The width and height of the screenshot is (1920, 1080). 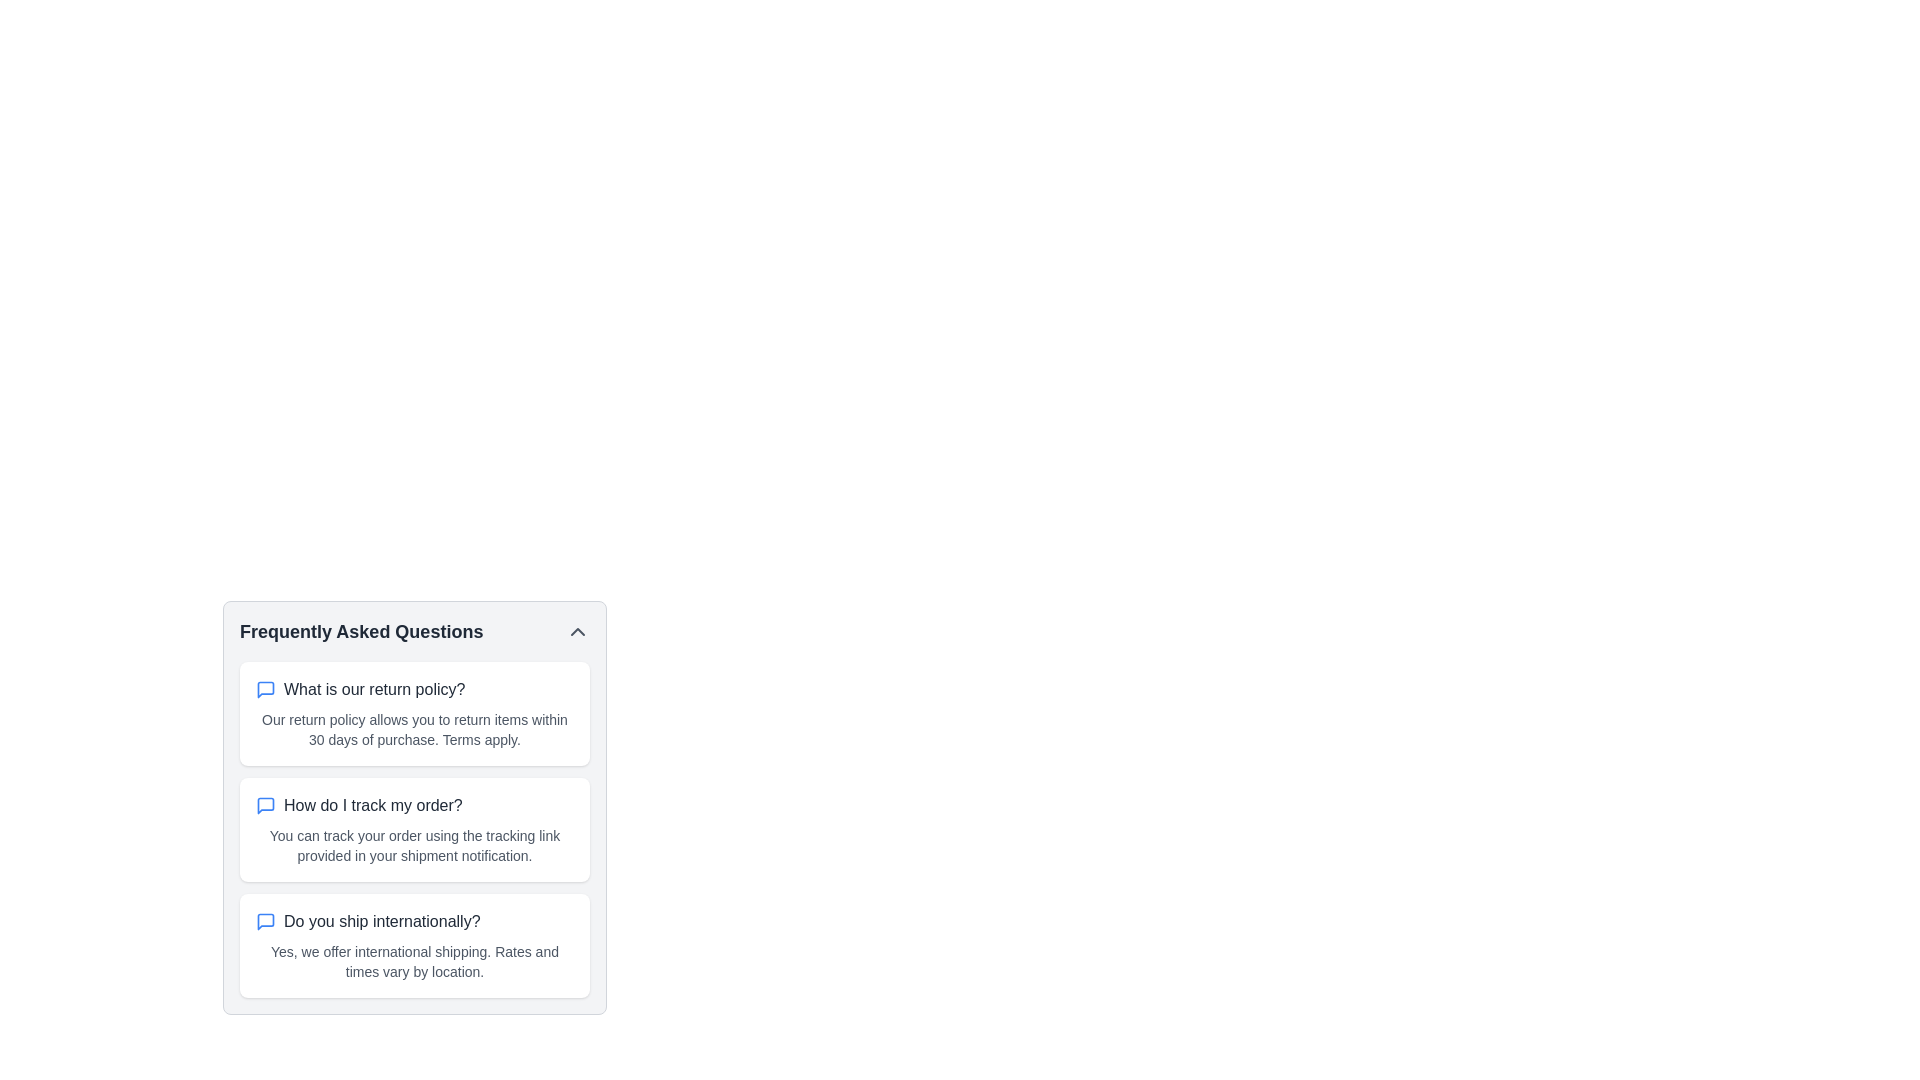 I want to click on the informational text block that guides users on how to track their orders, located in the FAQ section under the question 'How do I track my order?', so click(x=413, y=845).